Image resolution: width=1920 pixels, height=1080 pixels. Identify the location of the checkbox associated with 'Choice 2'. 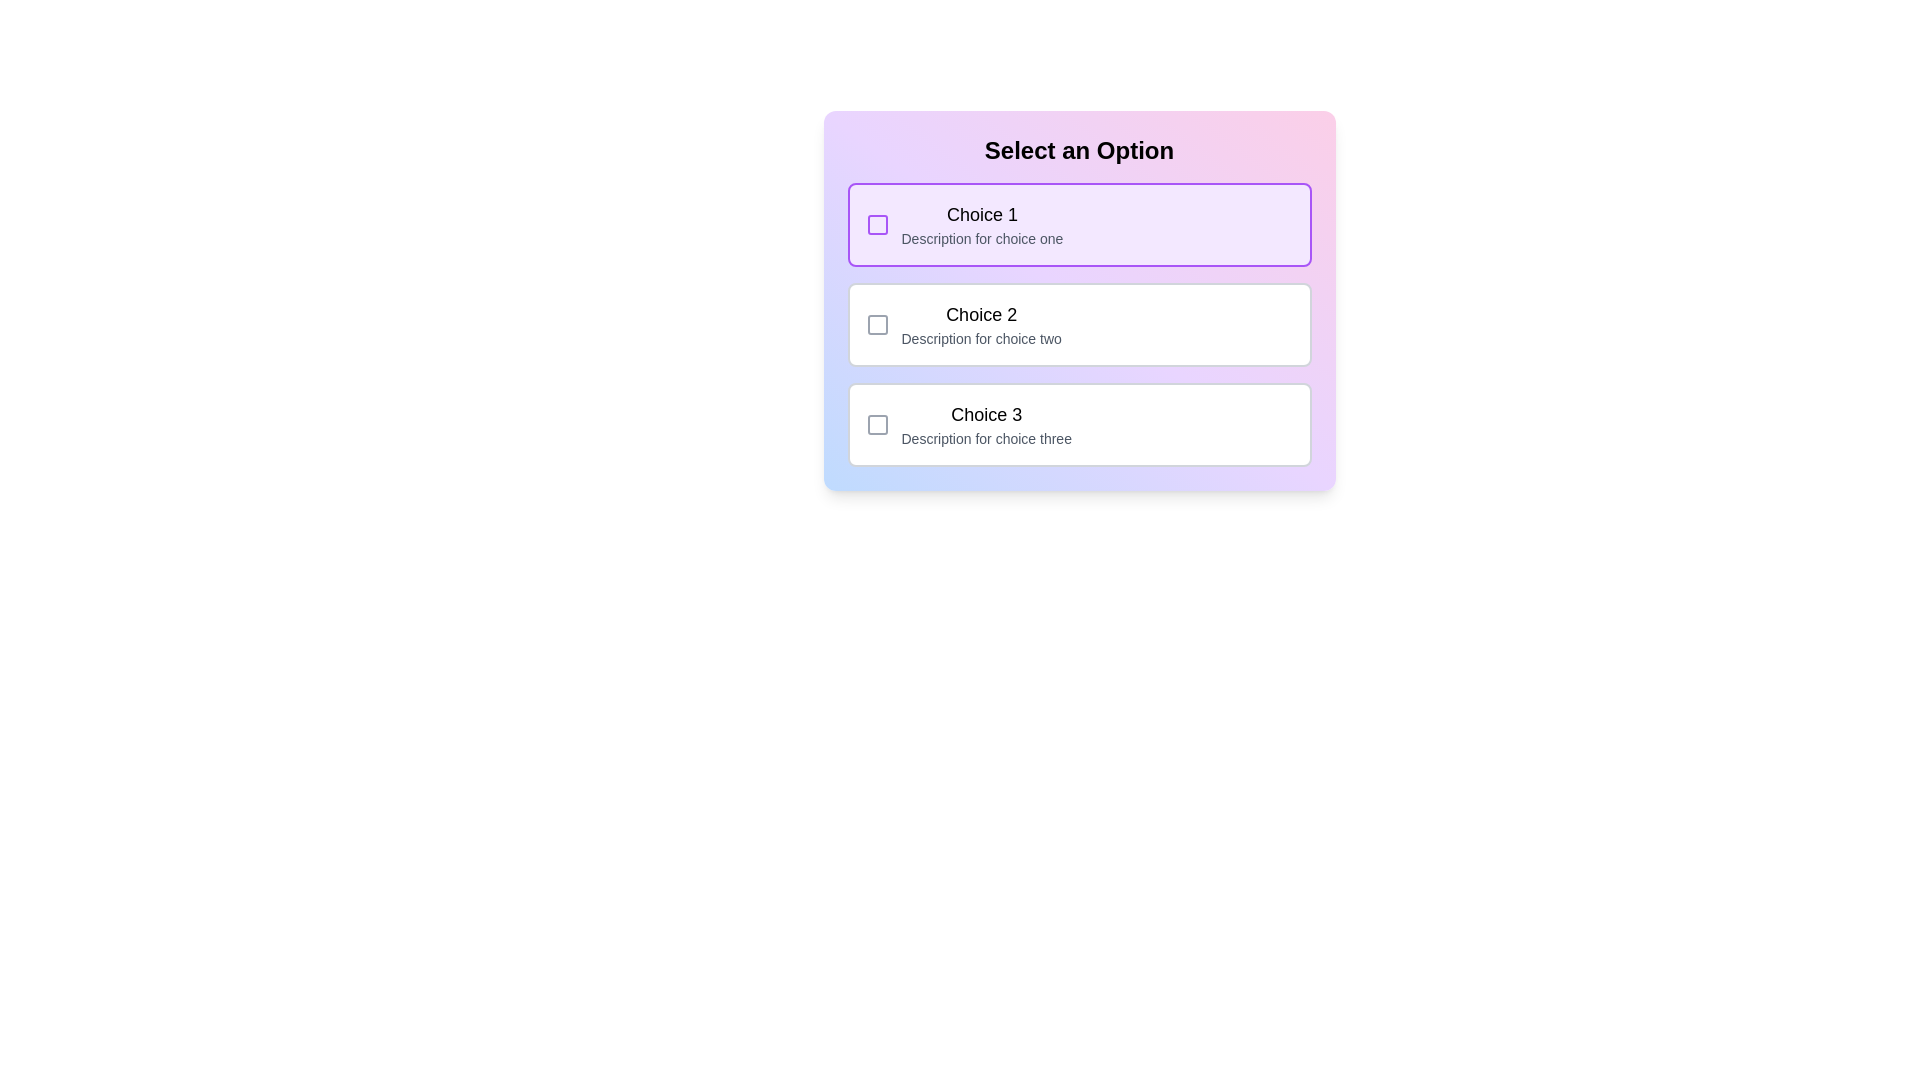
(877, 323).